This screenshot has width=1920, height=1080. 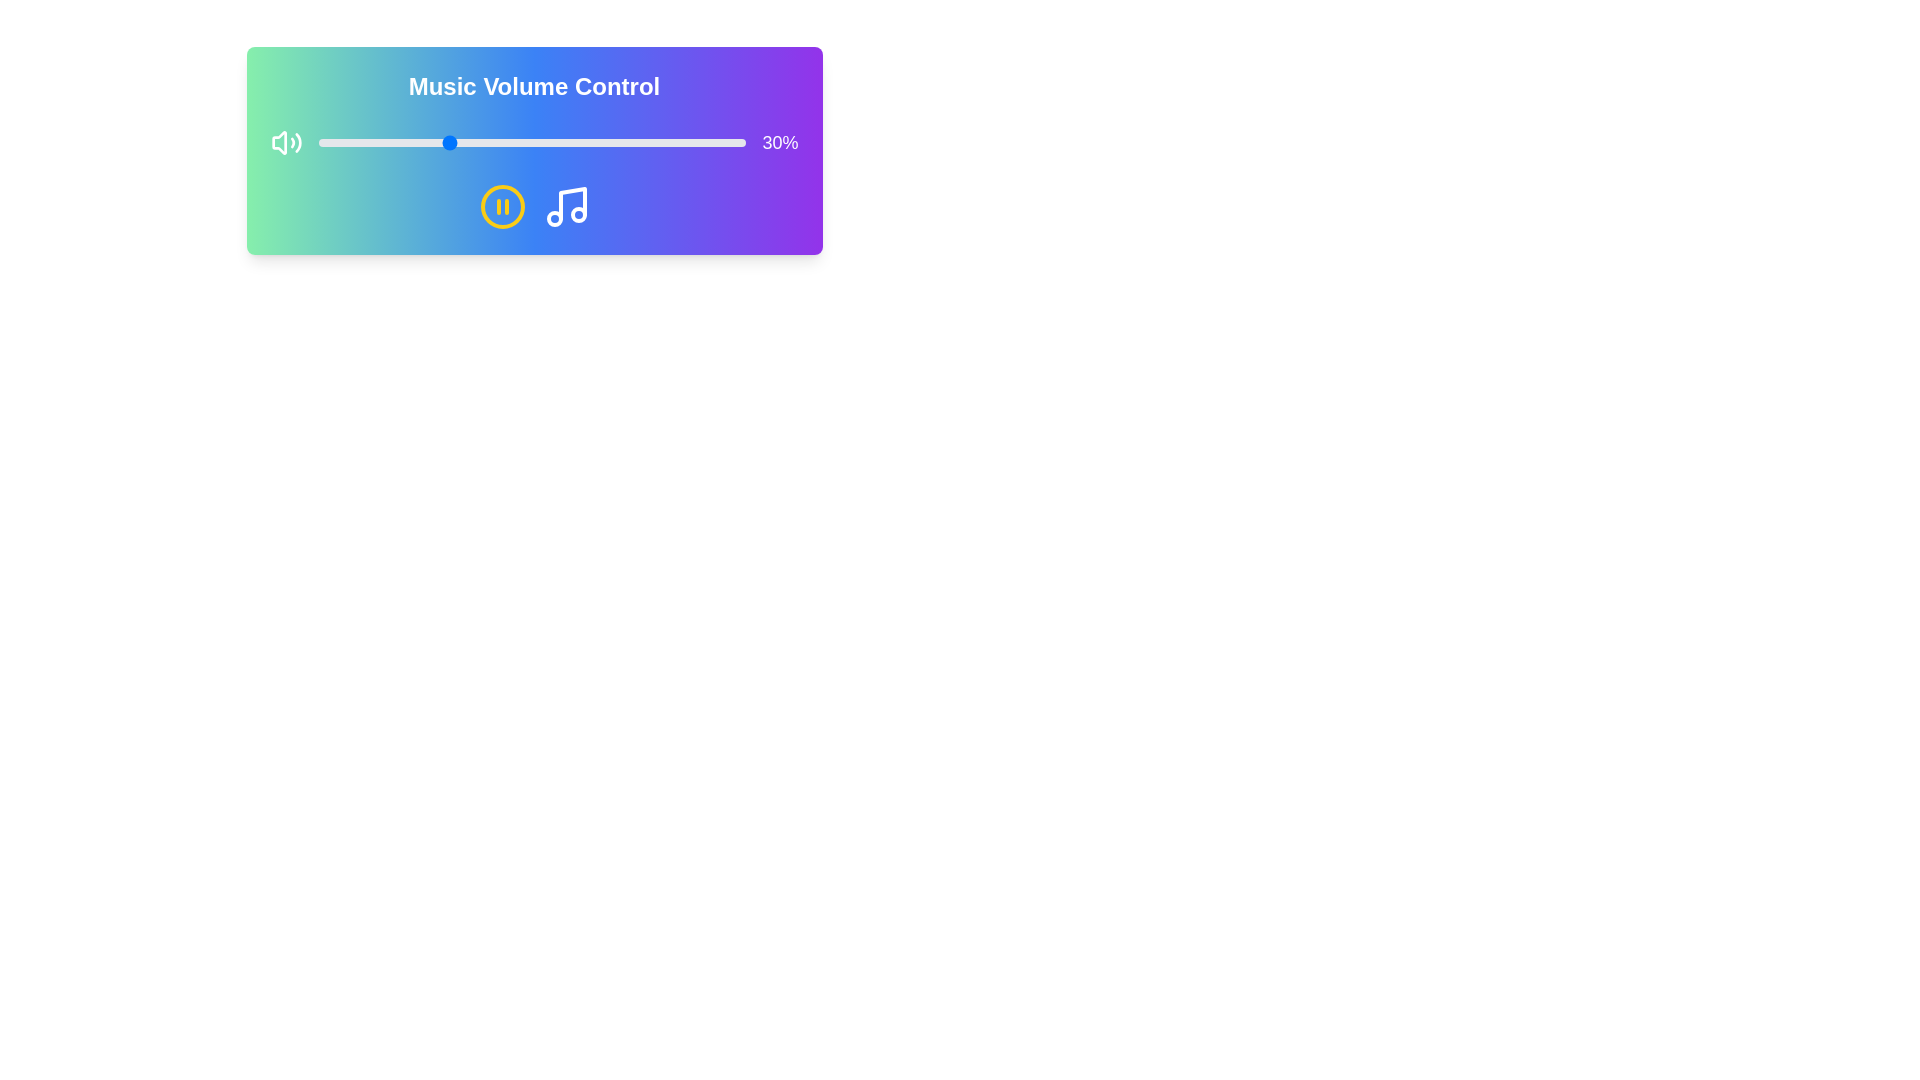 What do you see at coordinates (502, 207) in the screenshot?
I see `the circular pause icon with a yellow outline, characterized by two vertical yellow bars in its center` at bounding box center [502, 207].